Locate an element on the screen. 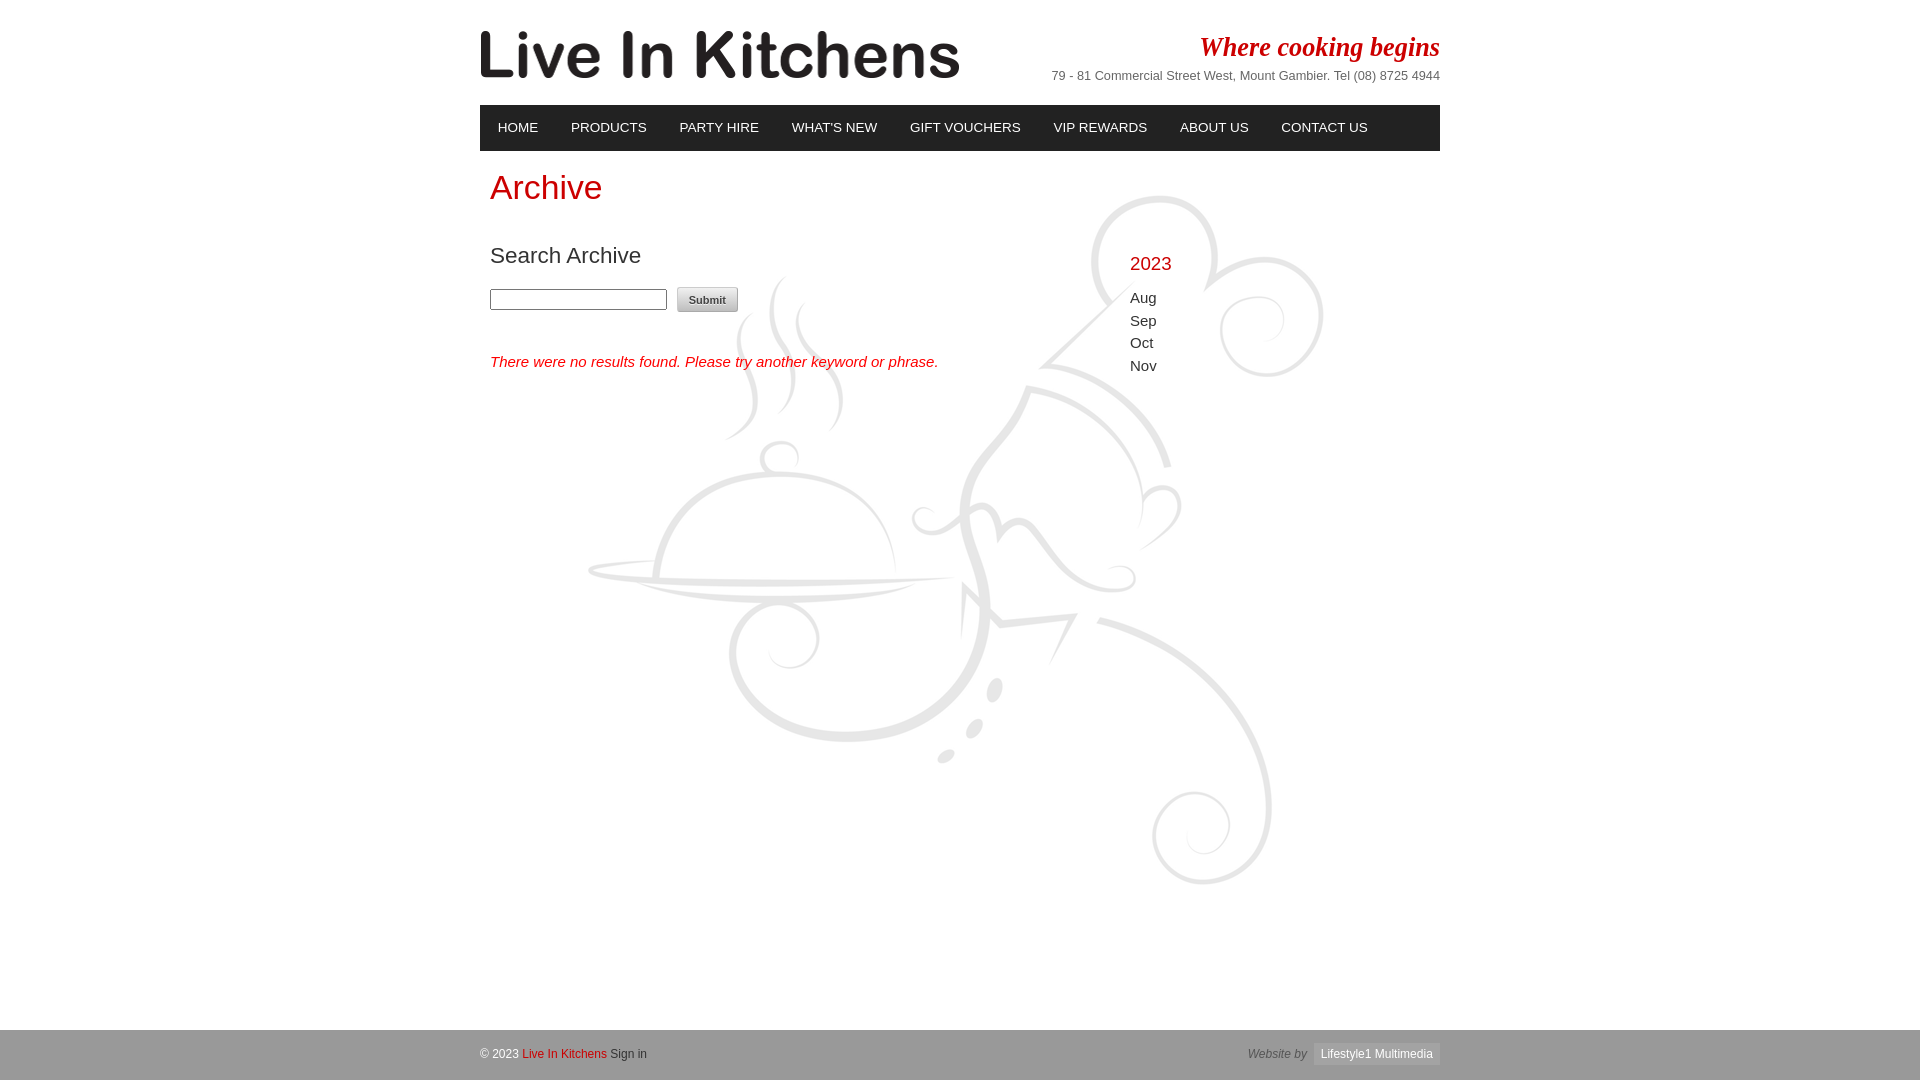  'Lifestyle1 Multimedia' is located at coordinates (1314, 1052).